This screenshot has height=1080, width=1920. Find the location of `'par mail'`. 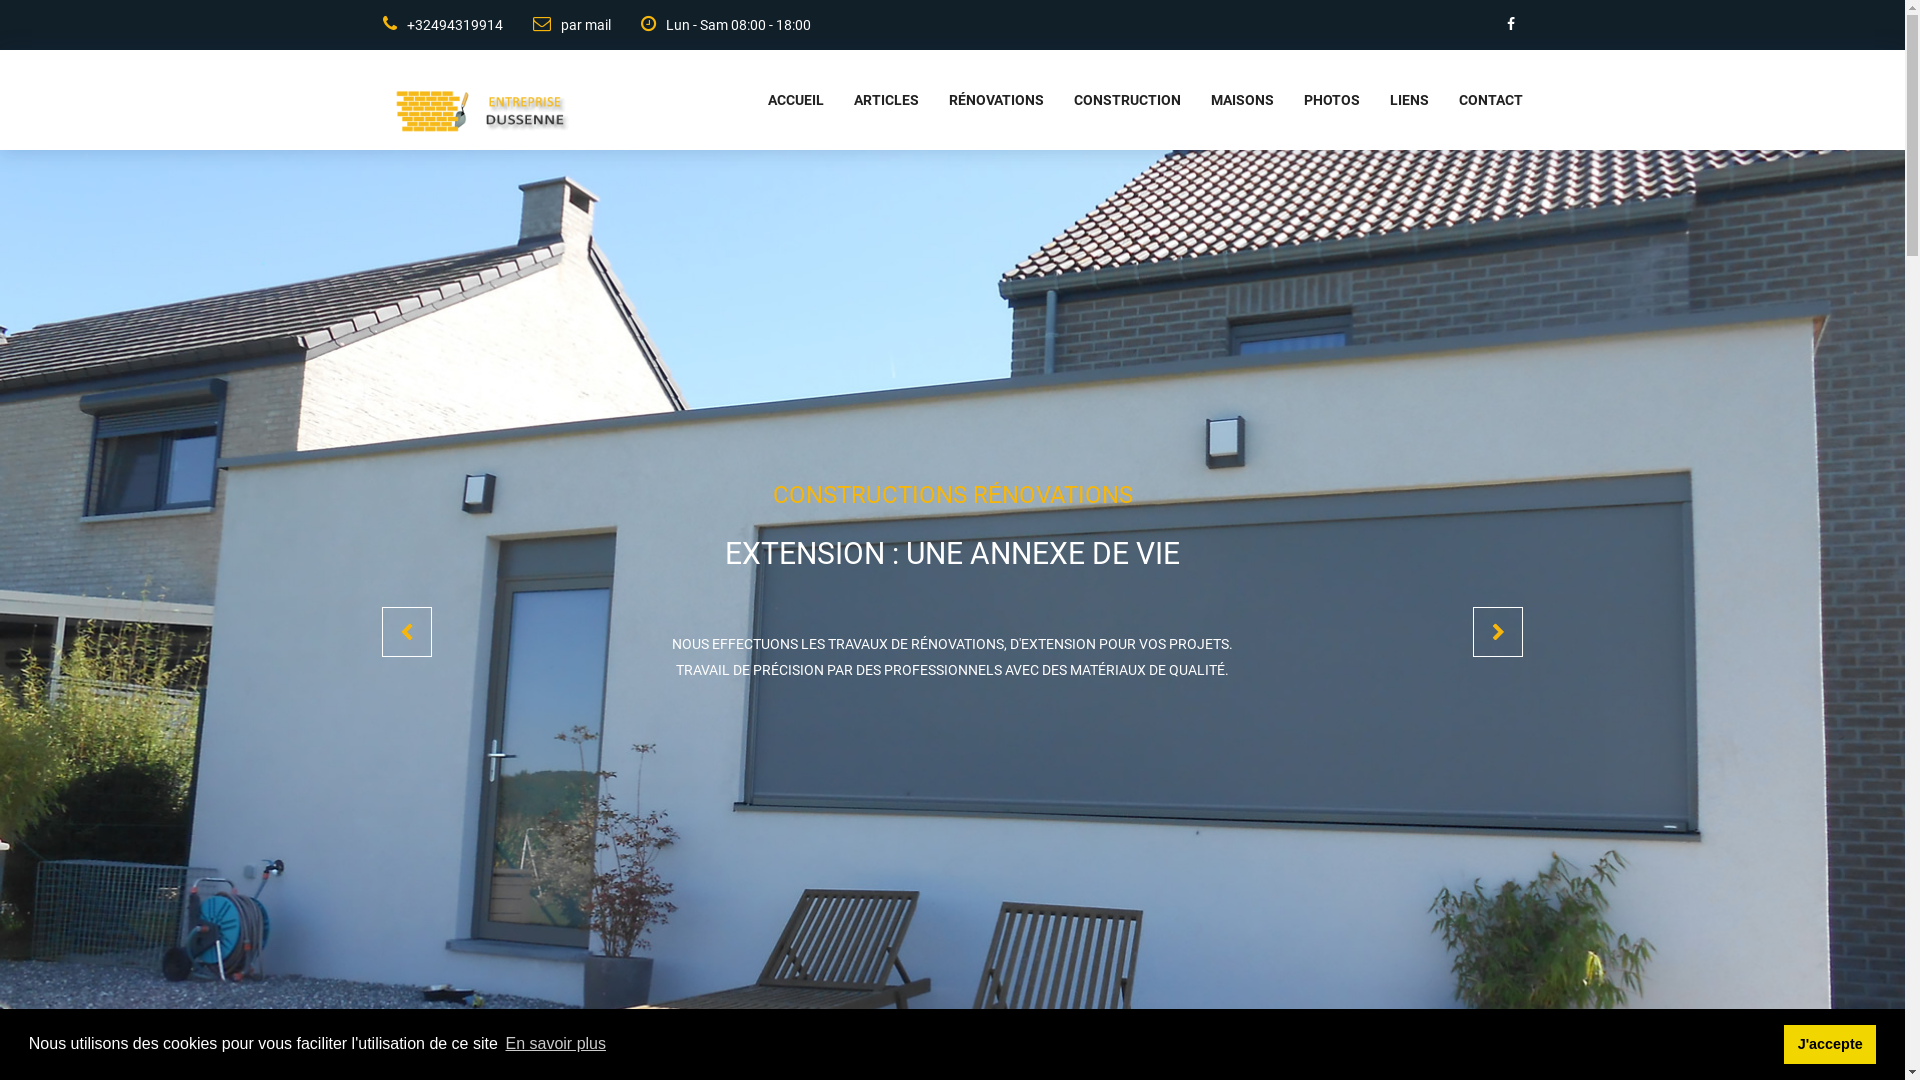

'par mail' is located at coordinates (556, 24).